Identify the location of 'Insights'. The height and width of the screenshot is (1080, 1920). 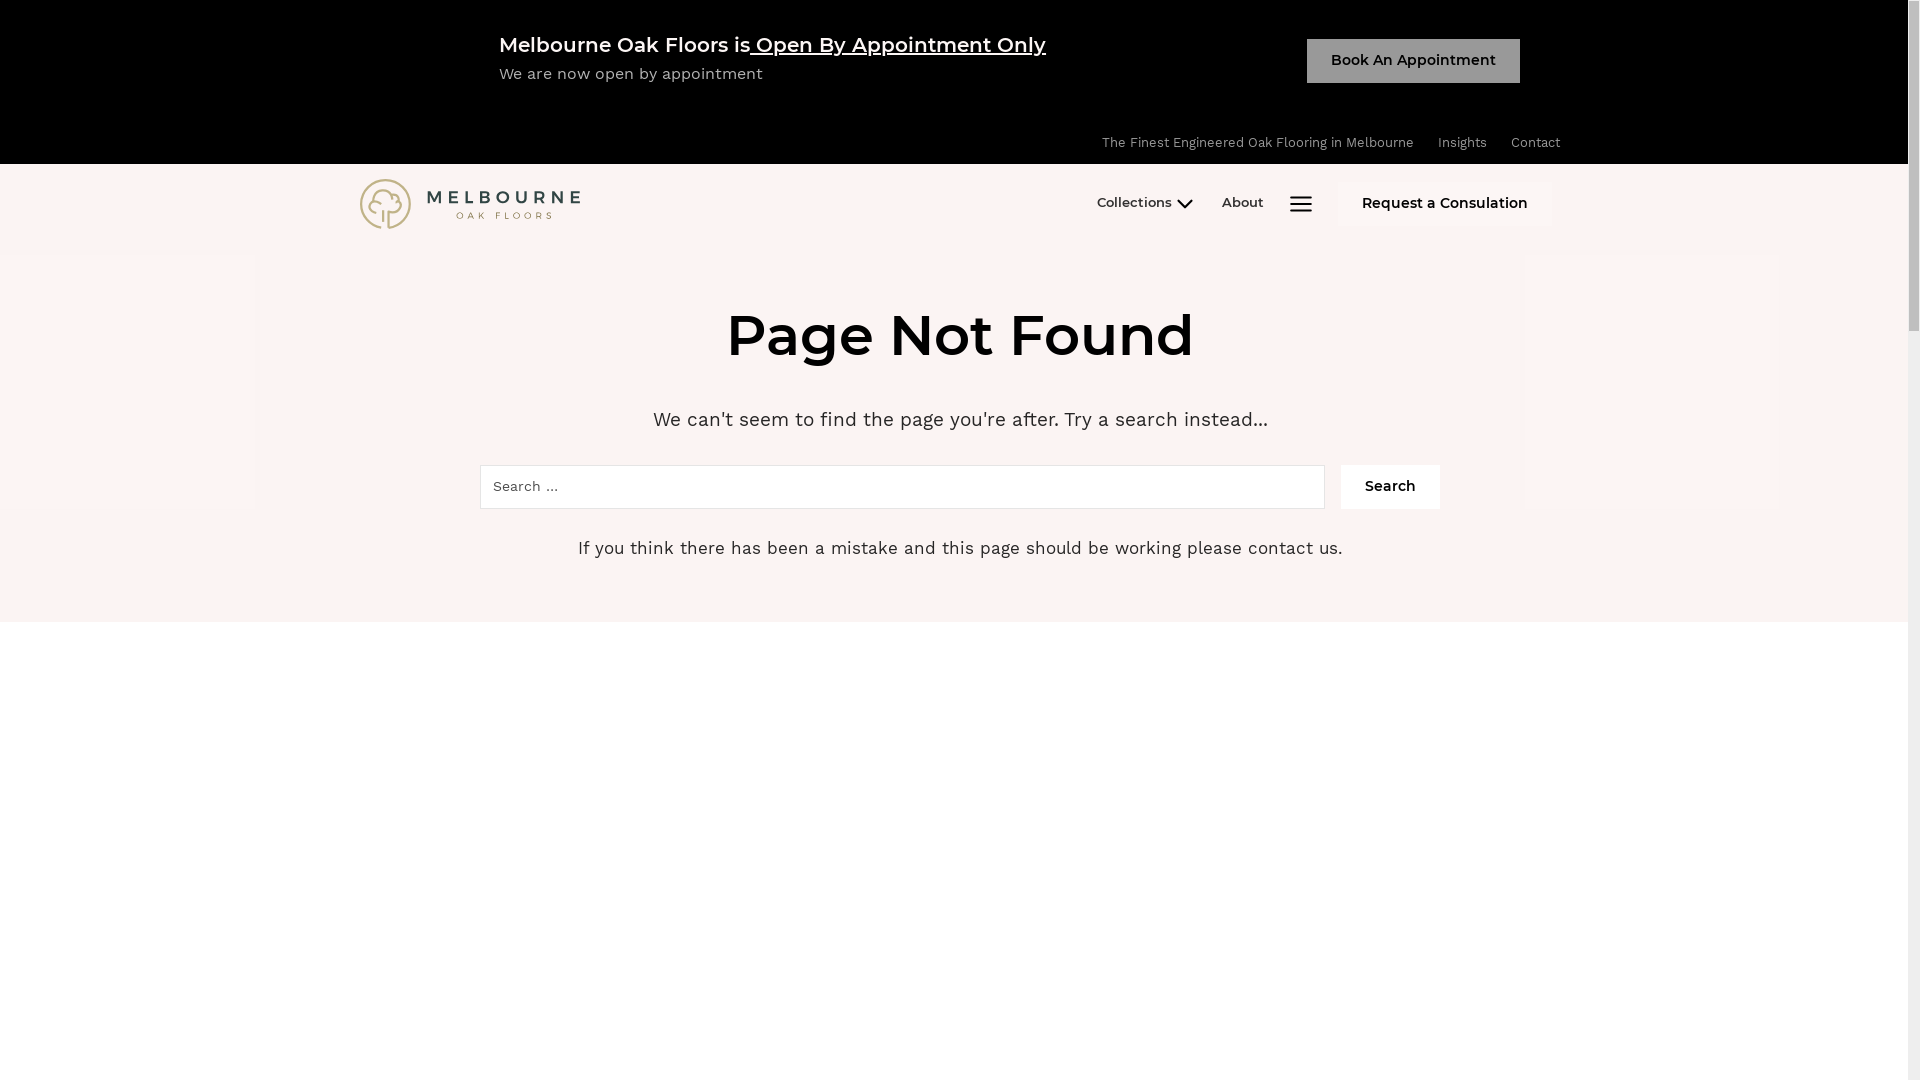
(1462, 141).